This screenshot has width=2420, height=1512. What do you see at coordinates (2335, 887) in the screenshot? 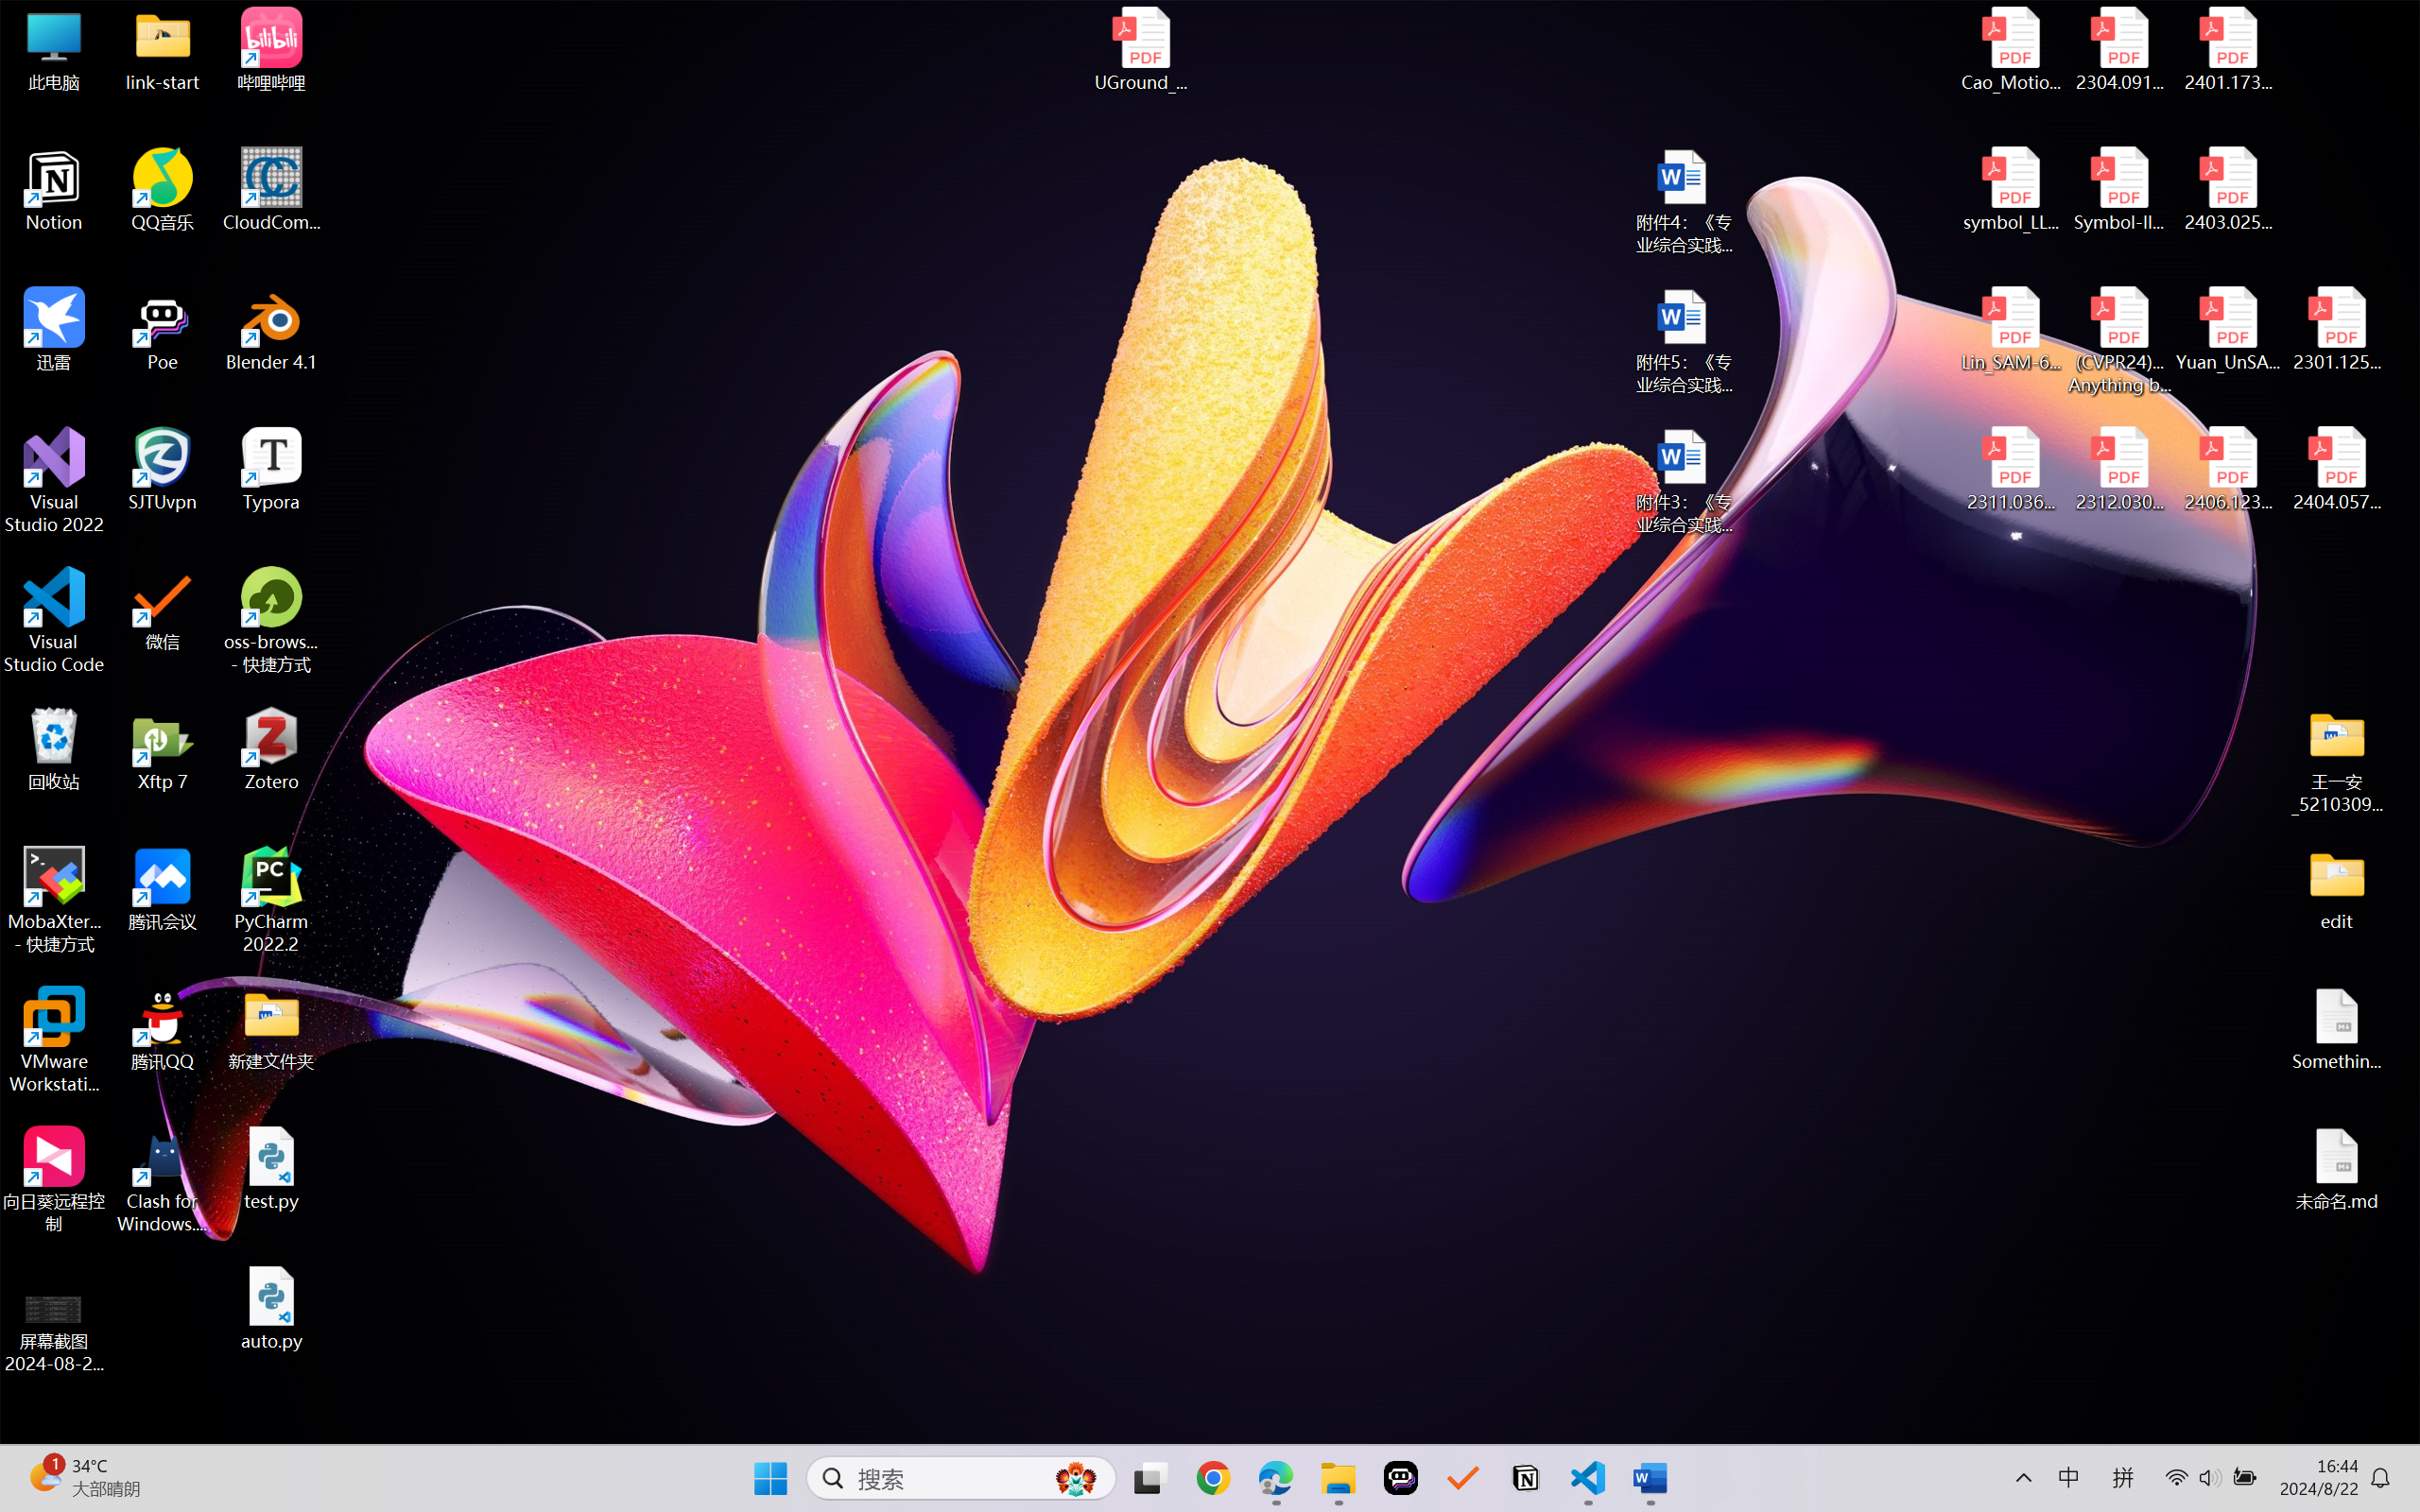
I see `'edit'` at bounding box center [2335, 887].